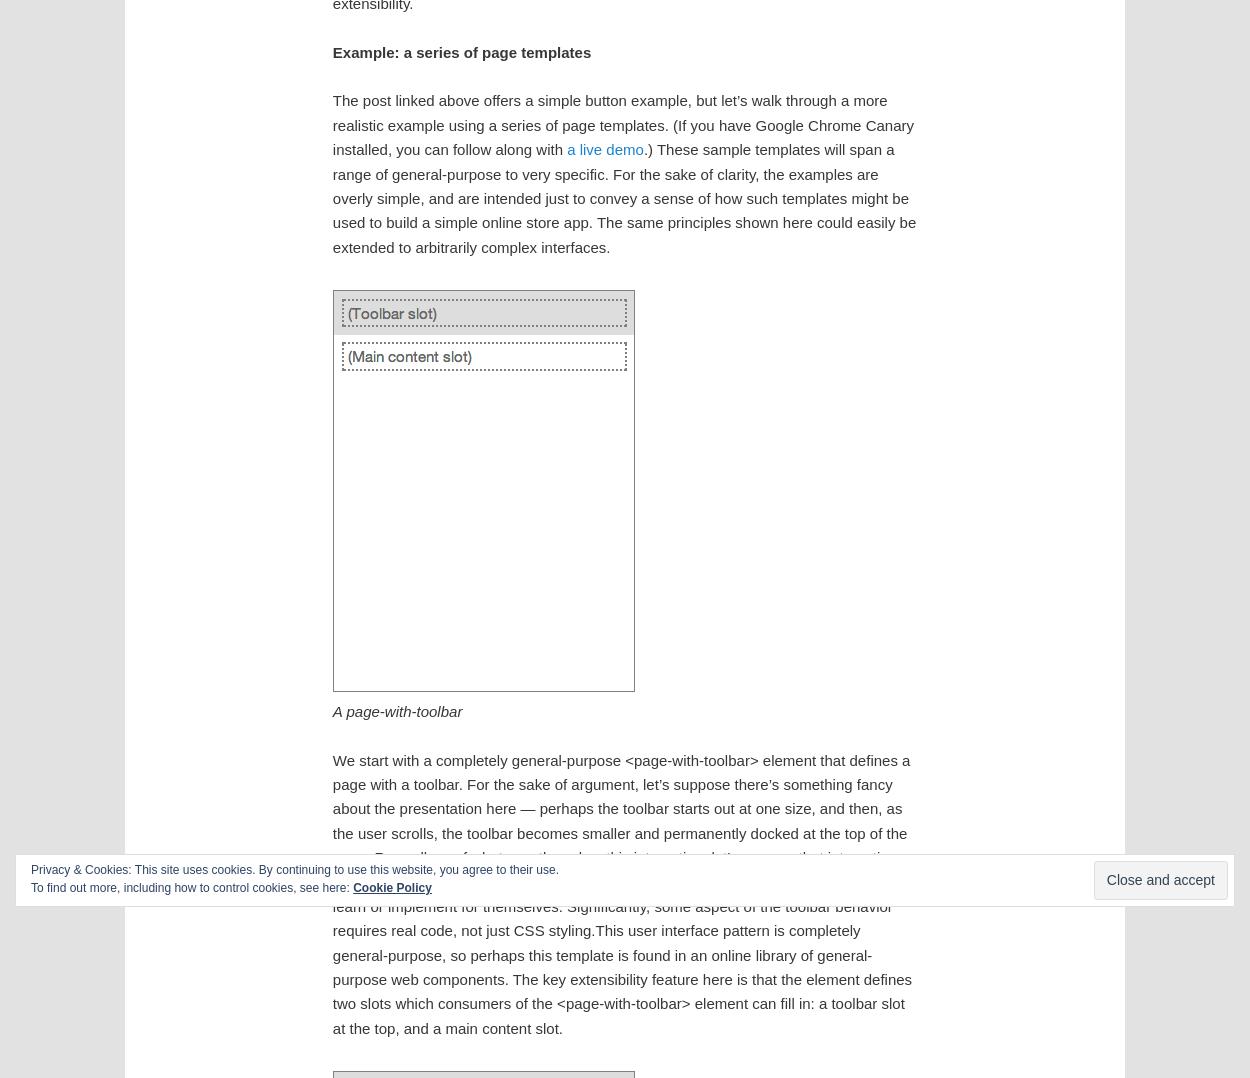 Image resolution: width=1250 pixels, height=1078 pixels. What do you see at coordinates (566, 149) in the screenshot?
I see `'a live demo'` at bounding box center [566, 149].